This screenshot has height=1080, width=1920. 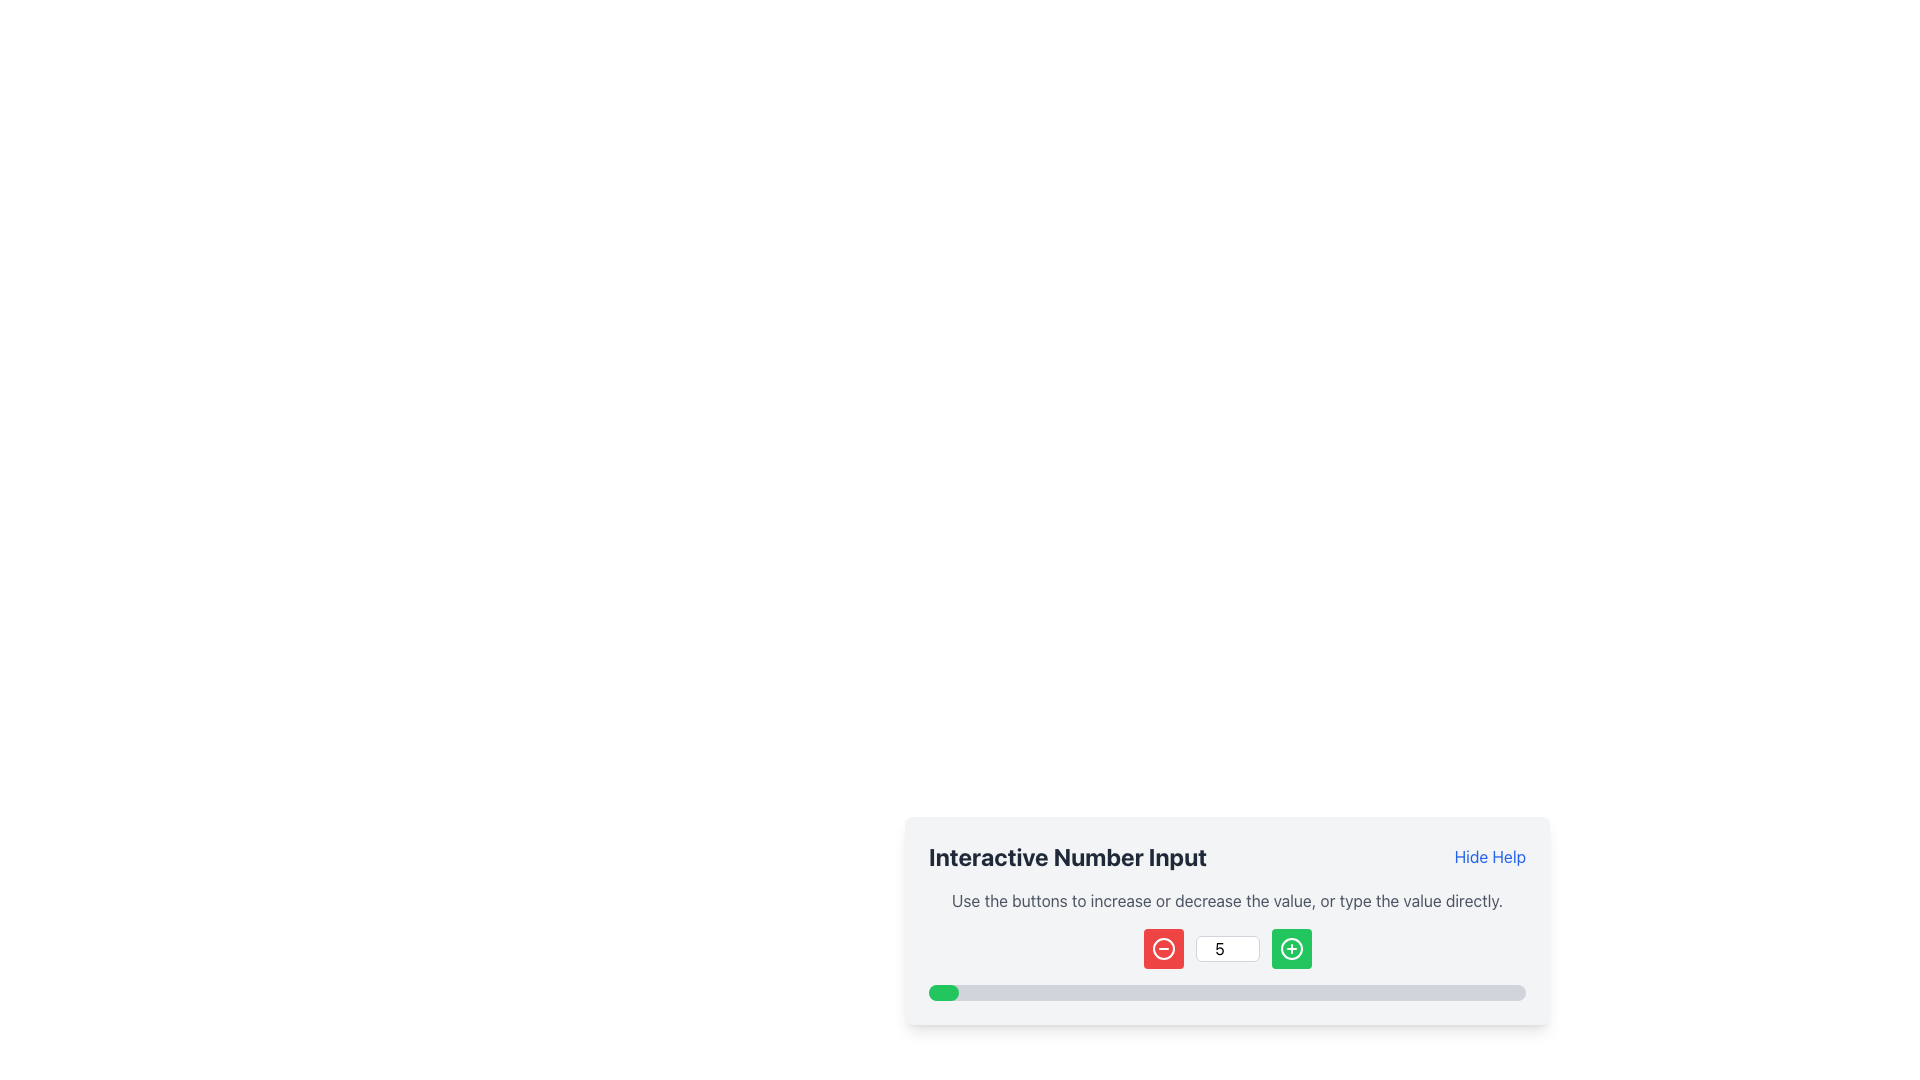 I want to click on instructions text located below the 'Interactive Number Input' heading and above the number input controls, so click(x=1226, y=901).